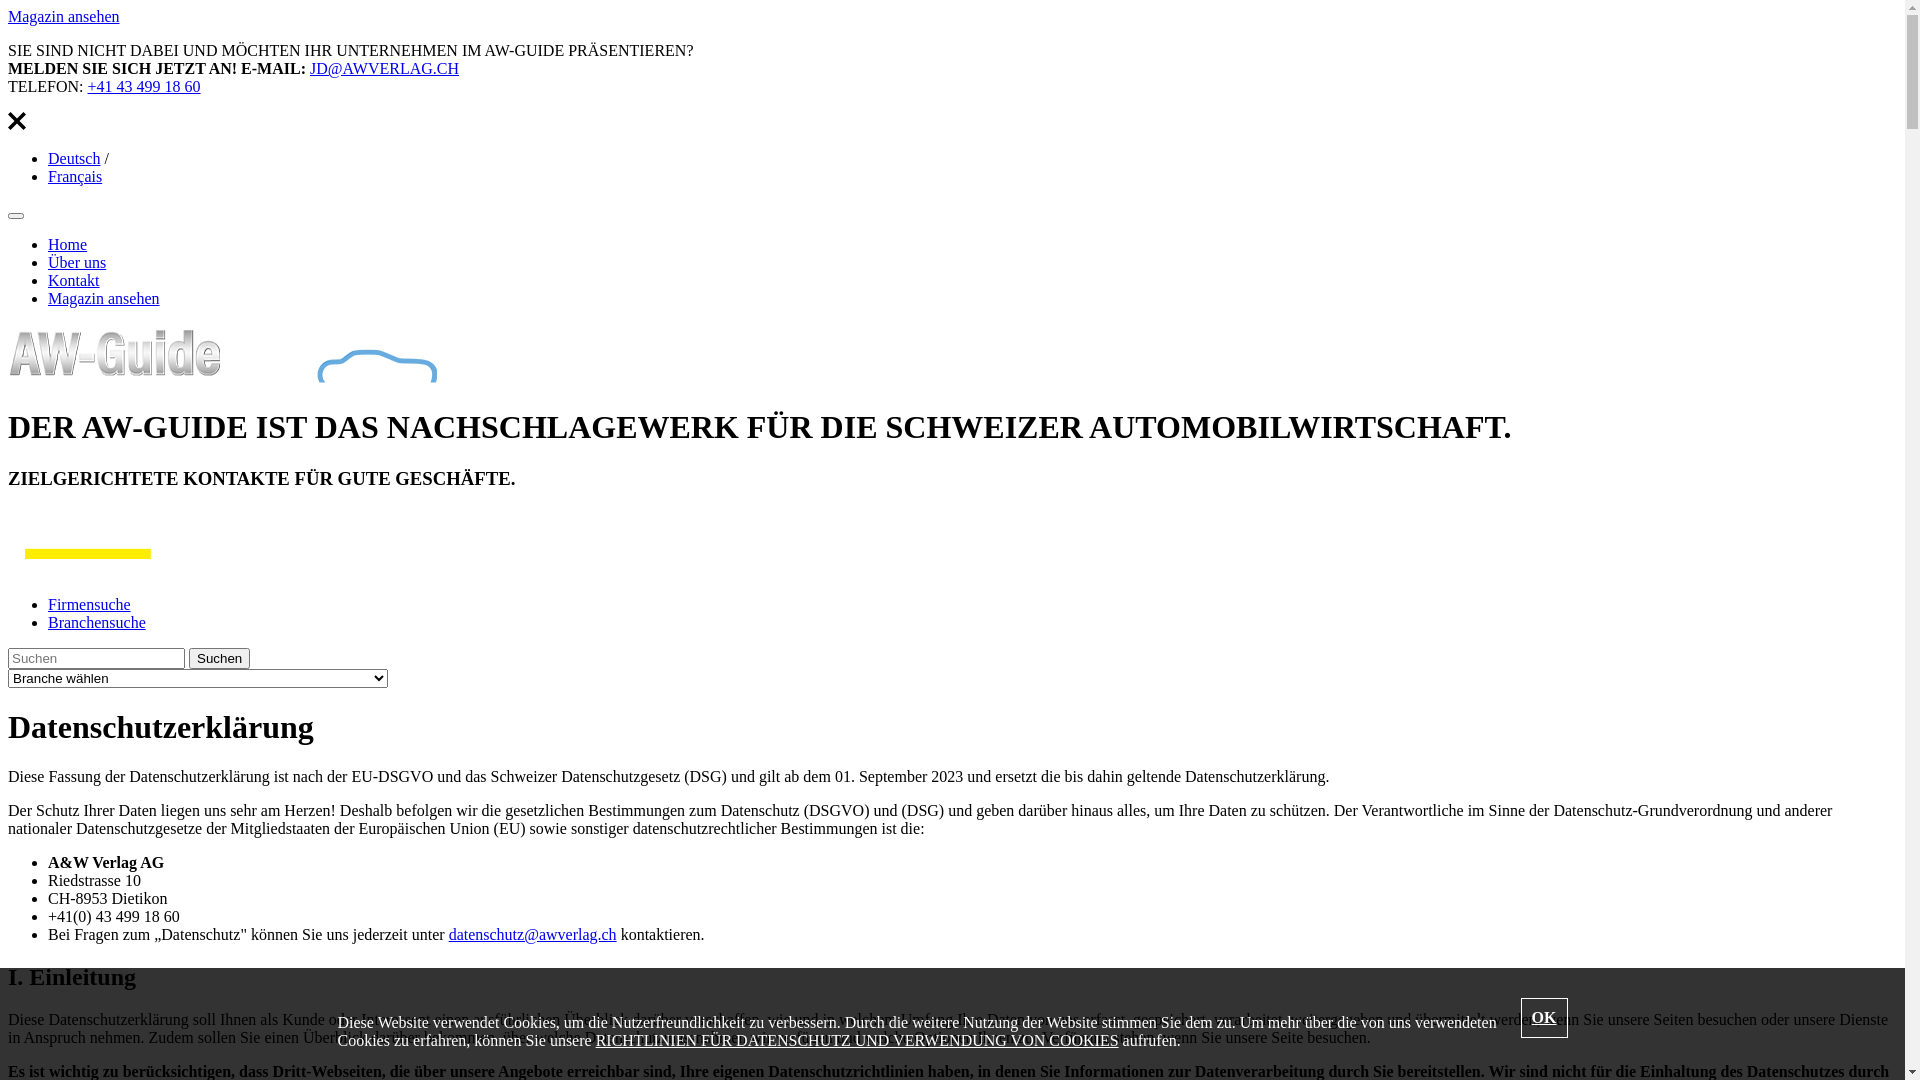  Describe the element at coordinates (384, 67) in the screenshot. I see `'JD@AWVERLAG.CH'` at that location.